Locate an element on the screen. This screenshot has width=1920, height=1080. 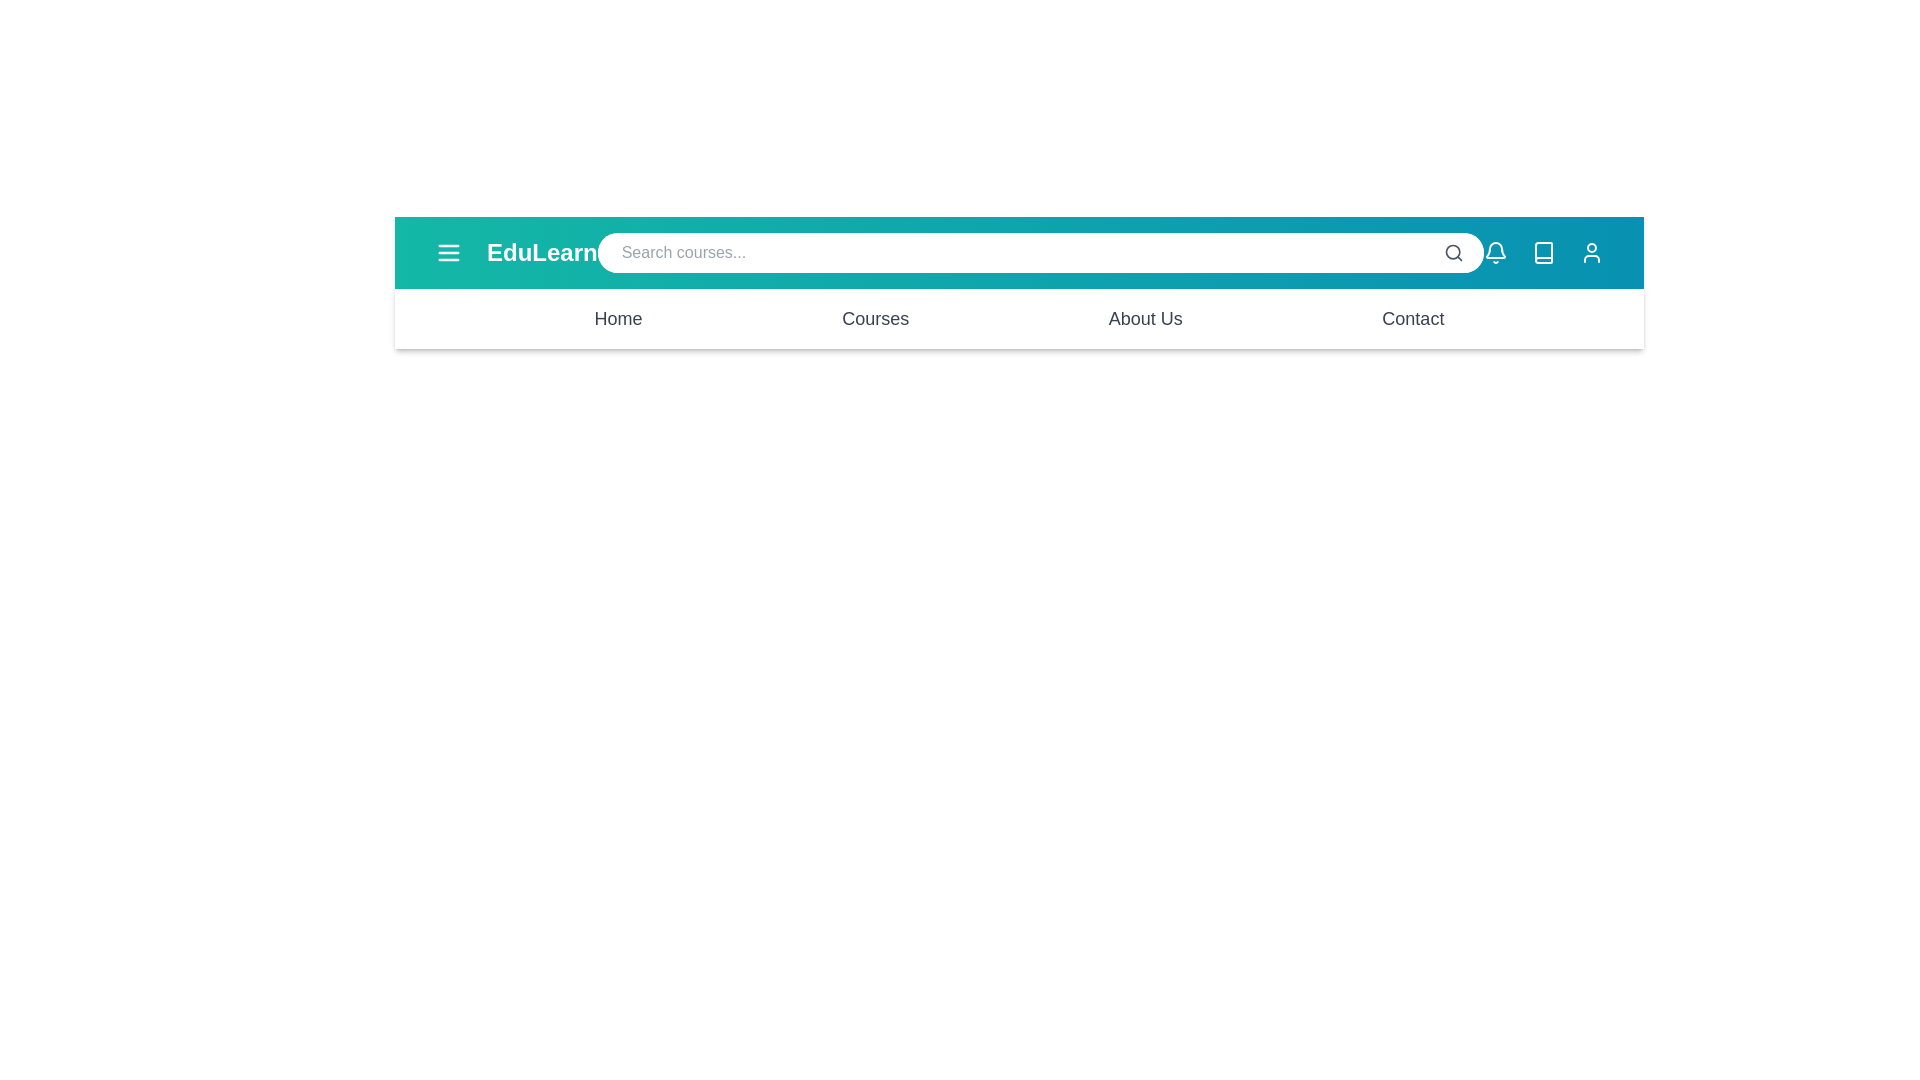
the search icon to submit the search query is located at coordinates (1454, 252).